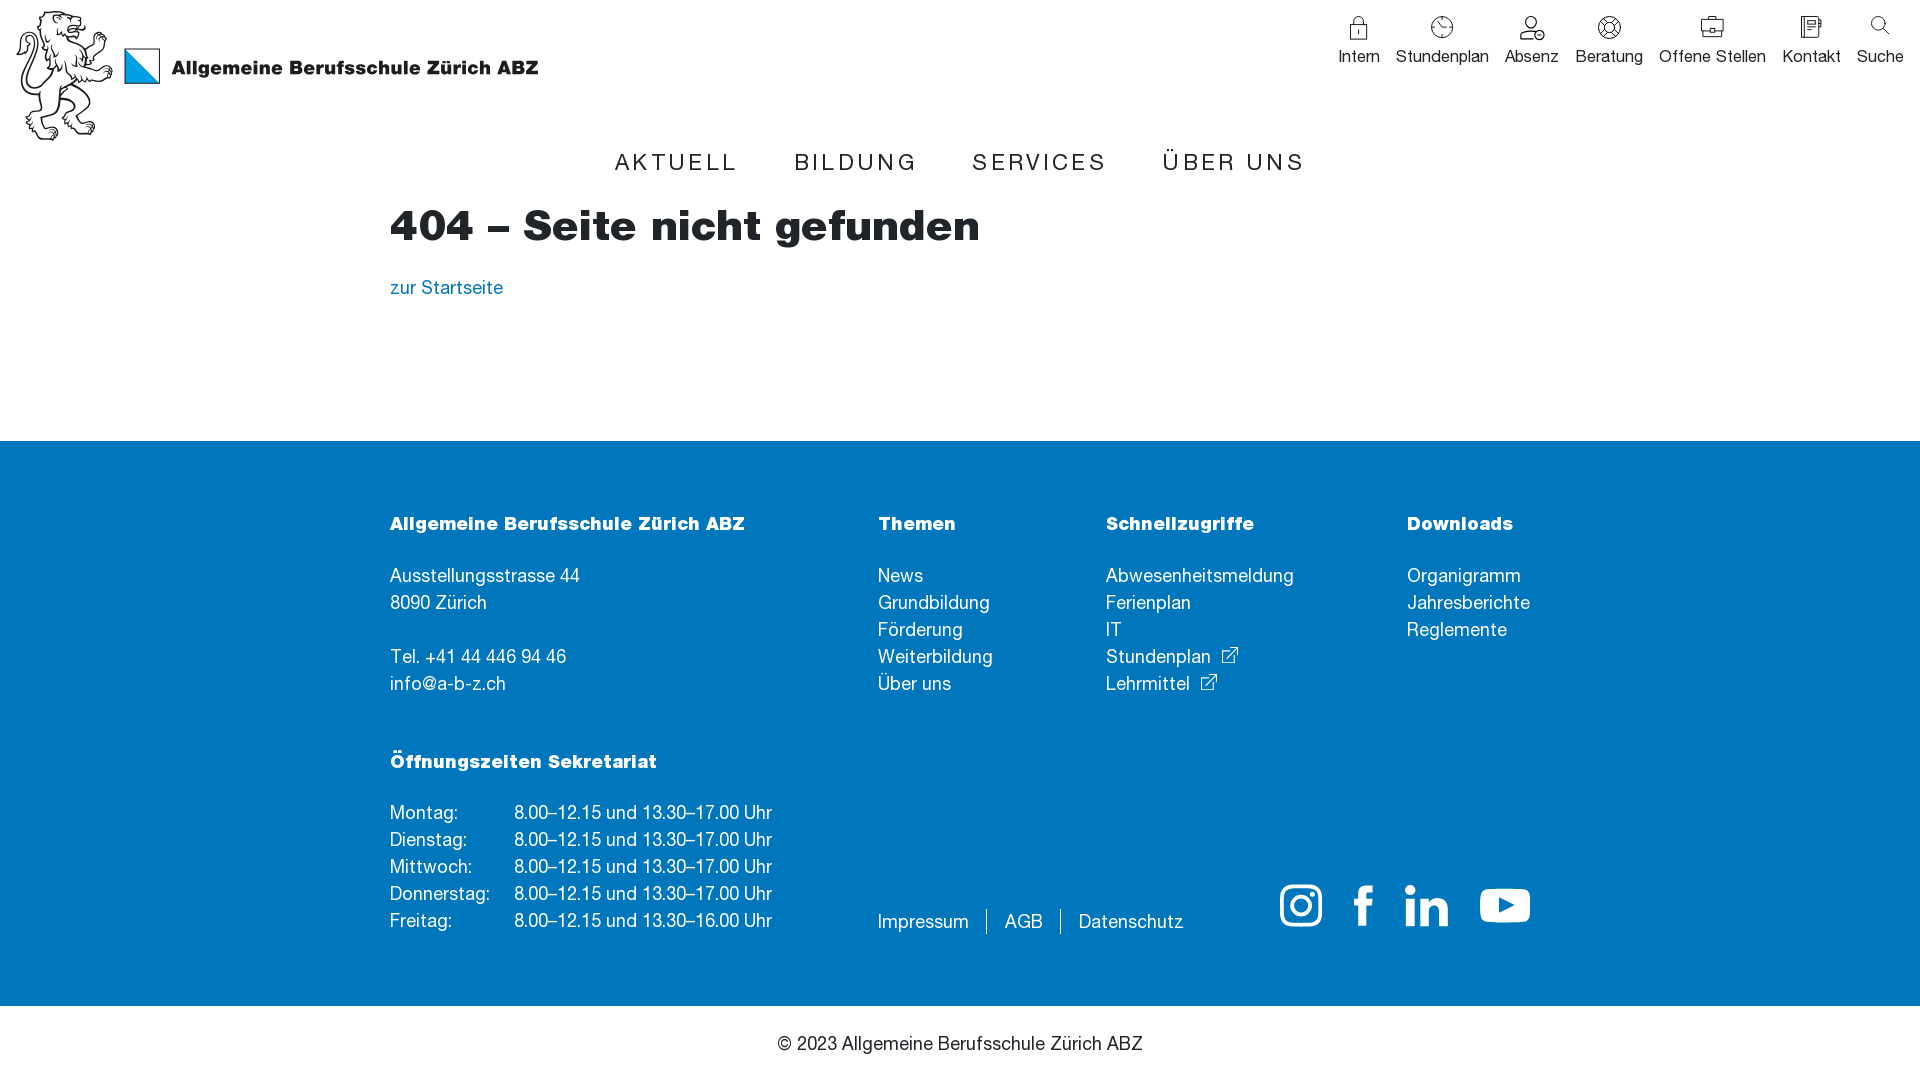 The height and width of the screenshot is (1080, 1920). I want to click on 'Grundbildung', so click(933, 600).